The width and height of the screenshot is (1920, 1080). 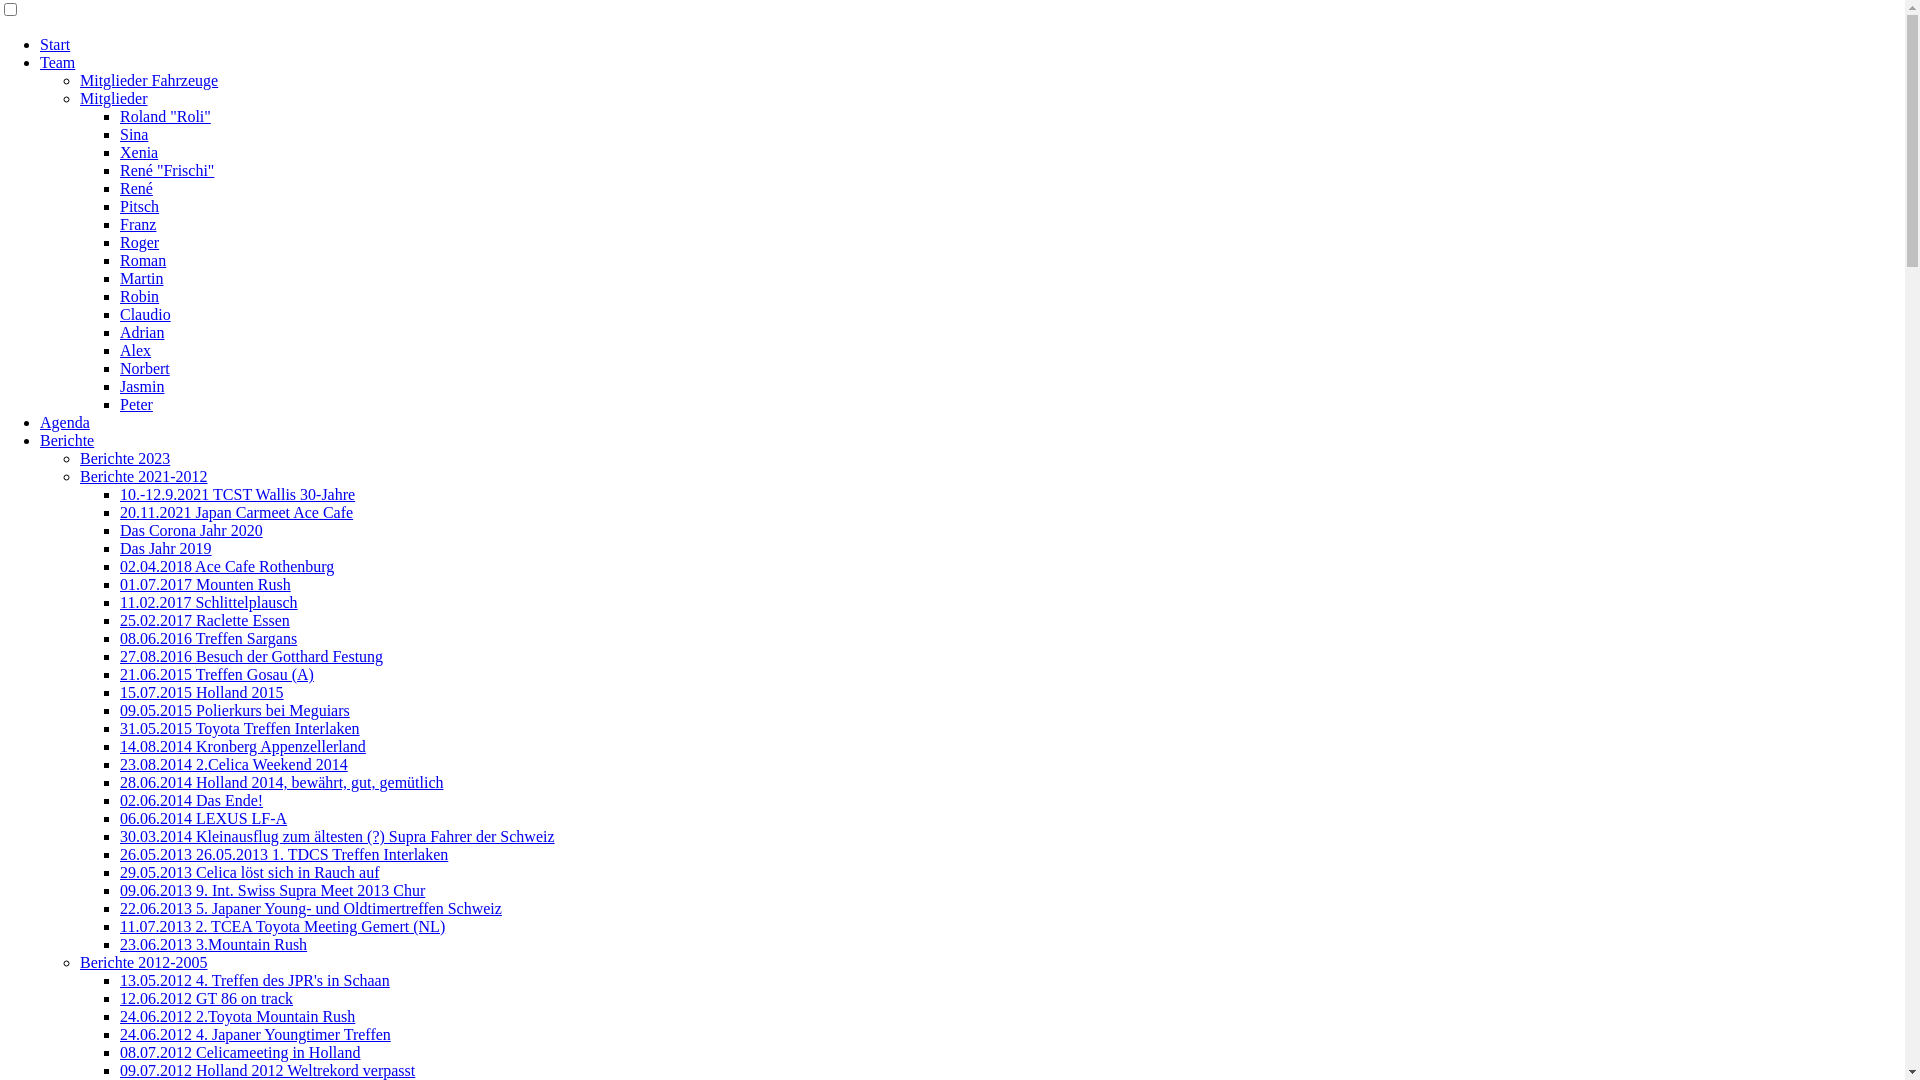 What do you see at coordinates (137, 224) in the screenshot?
I see `'Franz'` at bounding box center [137, 224].